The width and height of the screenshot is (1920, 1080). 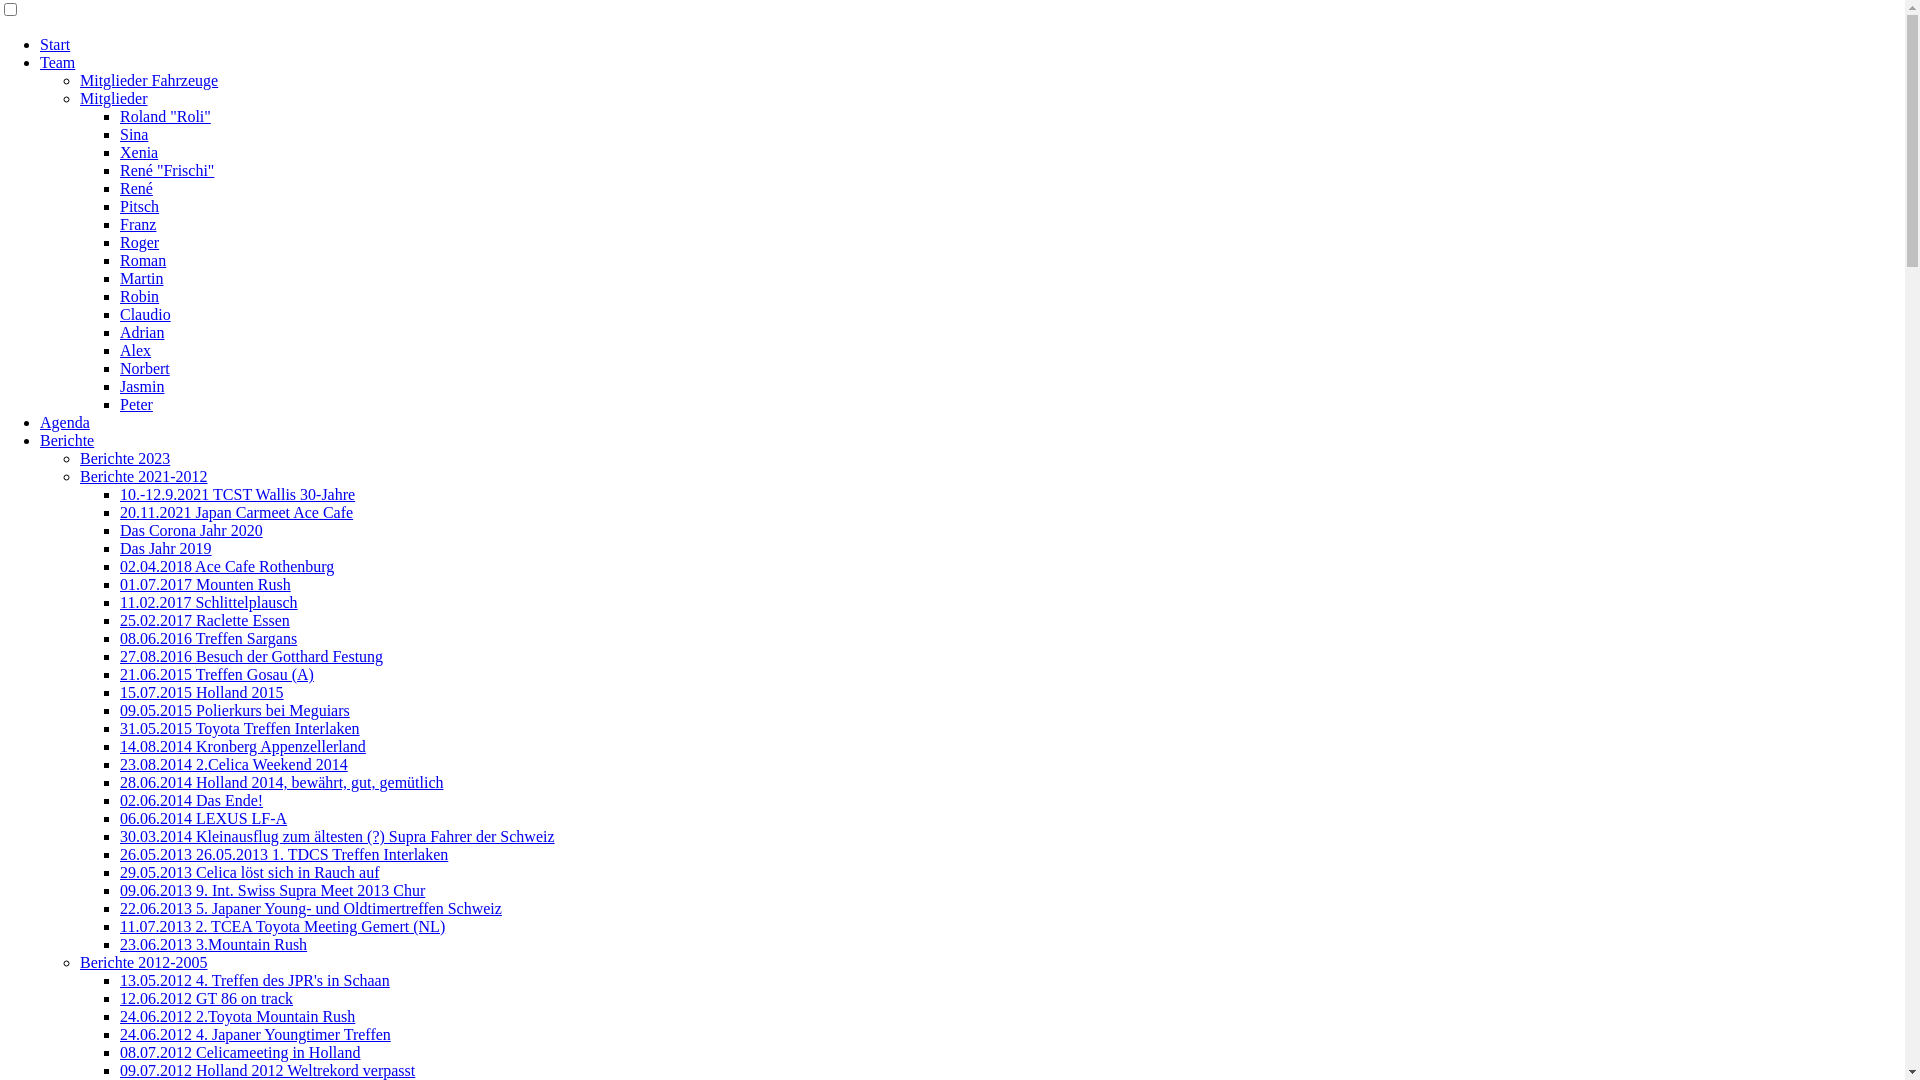 What do you see at coordinates (137, 224) in the screenshot?
I see `'Franz'` at bounding box center [137, 224].